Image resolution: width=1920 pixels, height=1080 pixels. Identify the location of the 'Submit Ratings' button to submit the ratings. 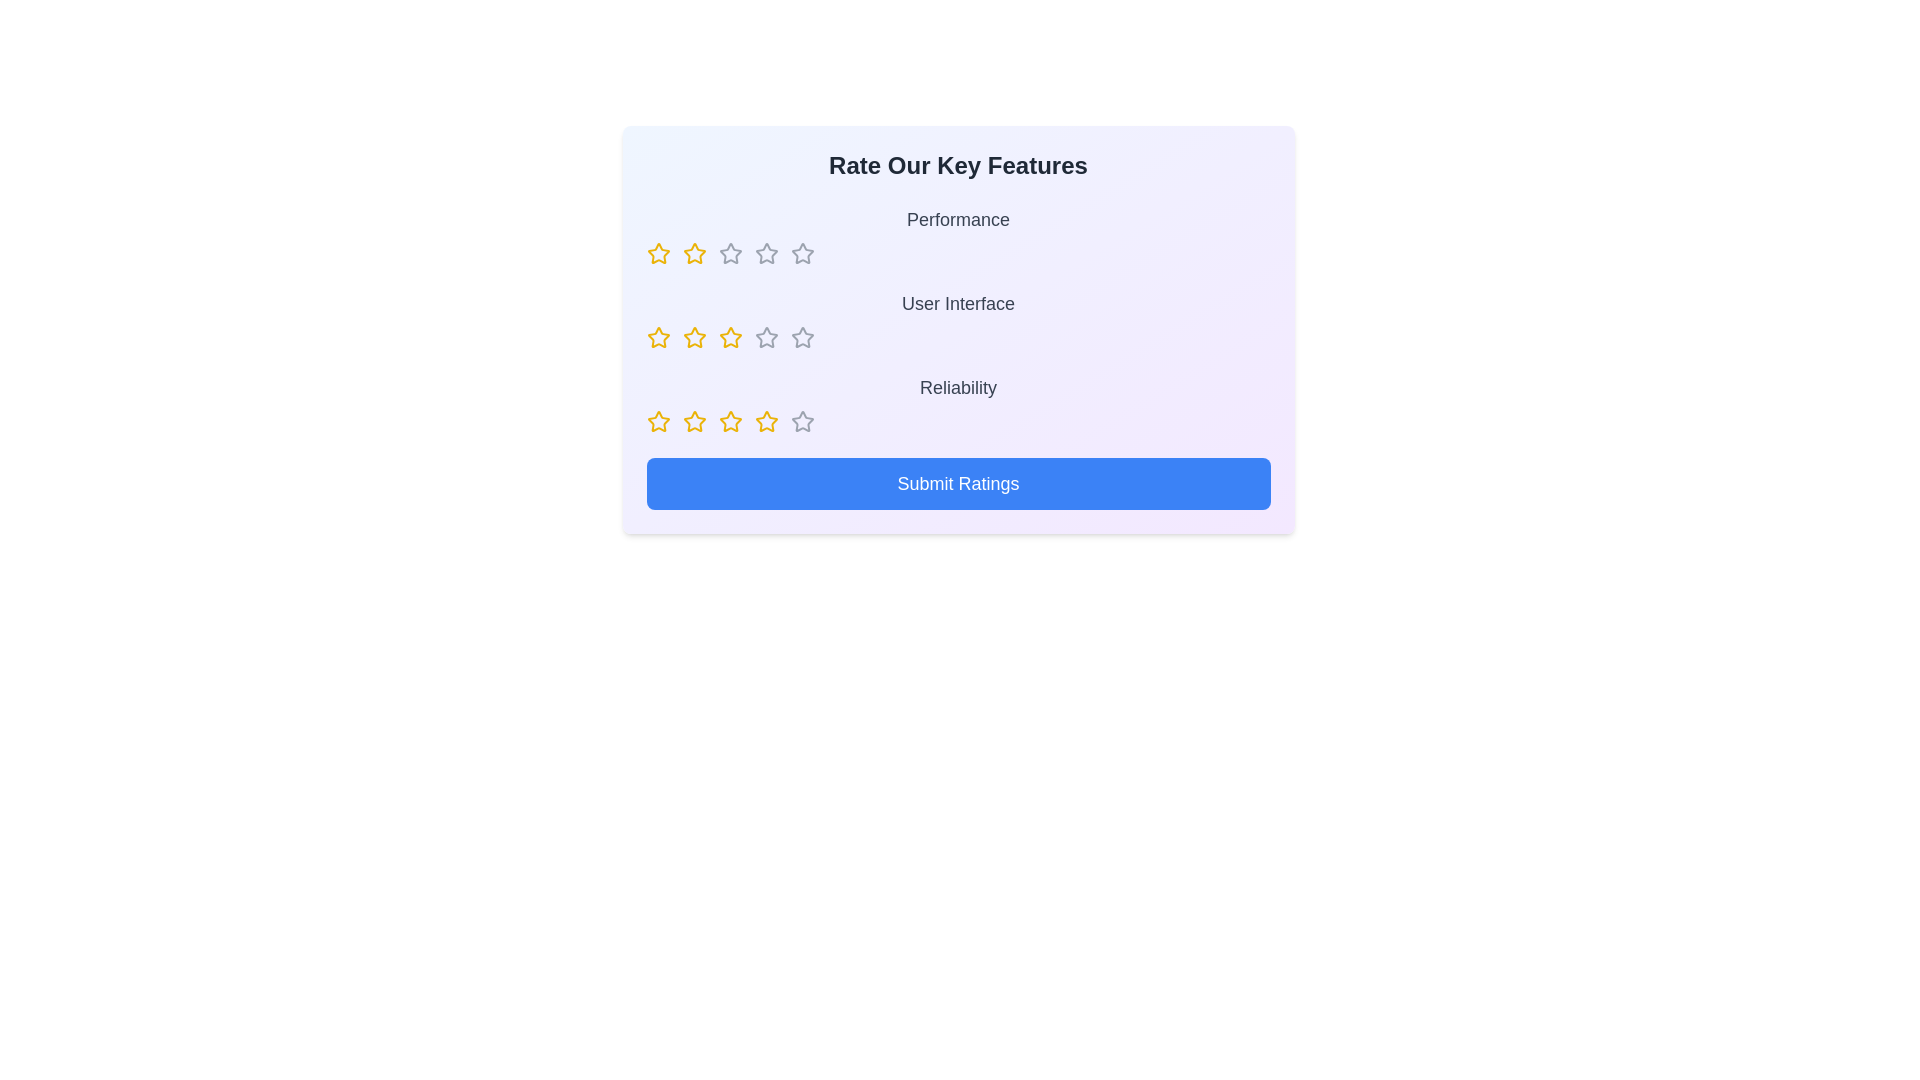
(957, 483).